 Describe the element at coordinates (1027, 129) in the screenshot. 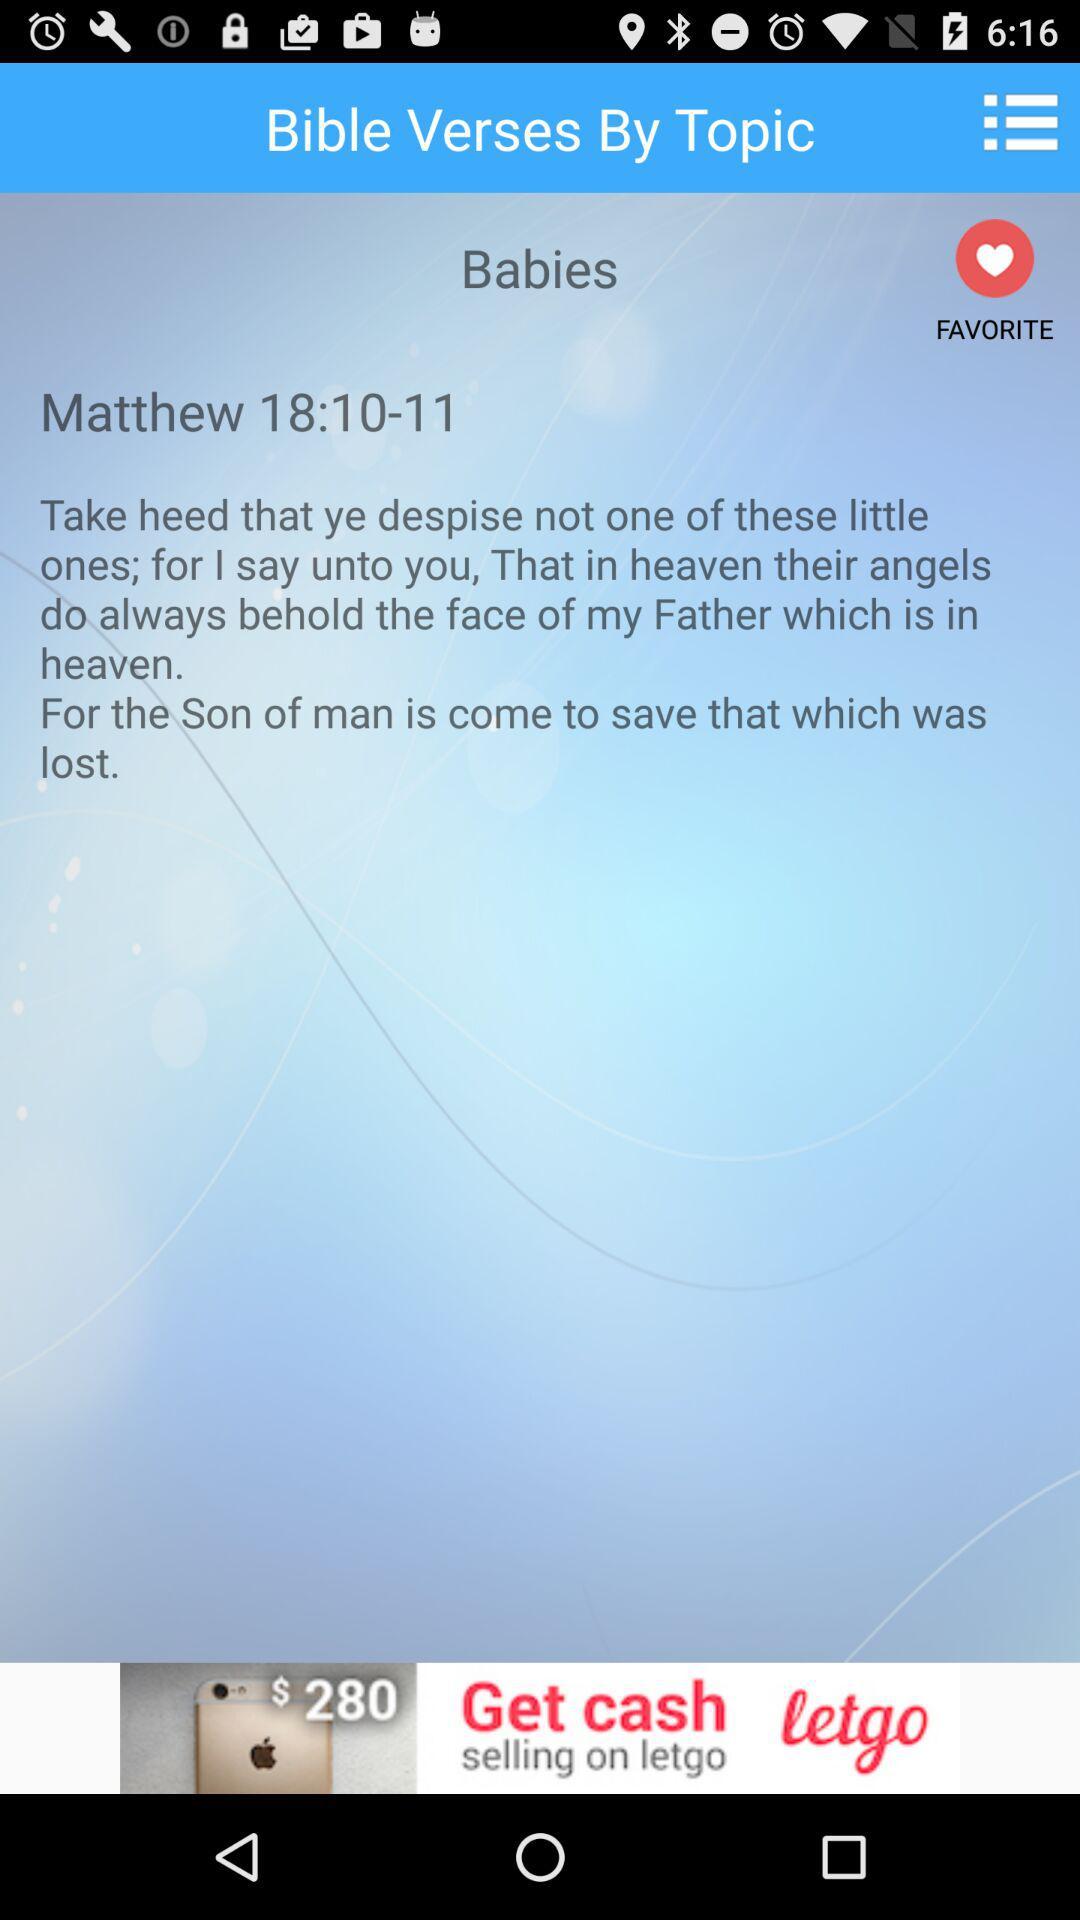

I see `the list icon` at that location.